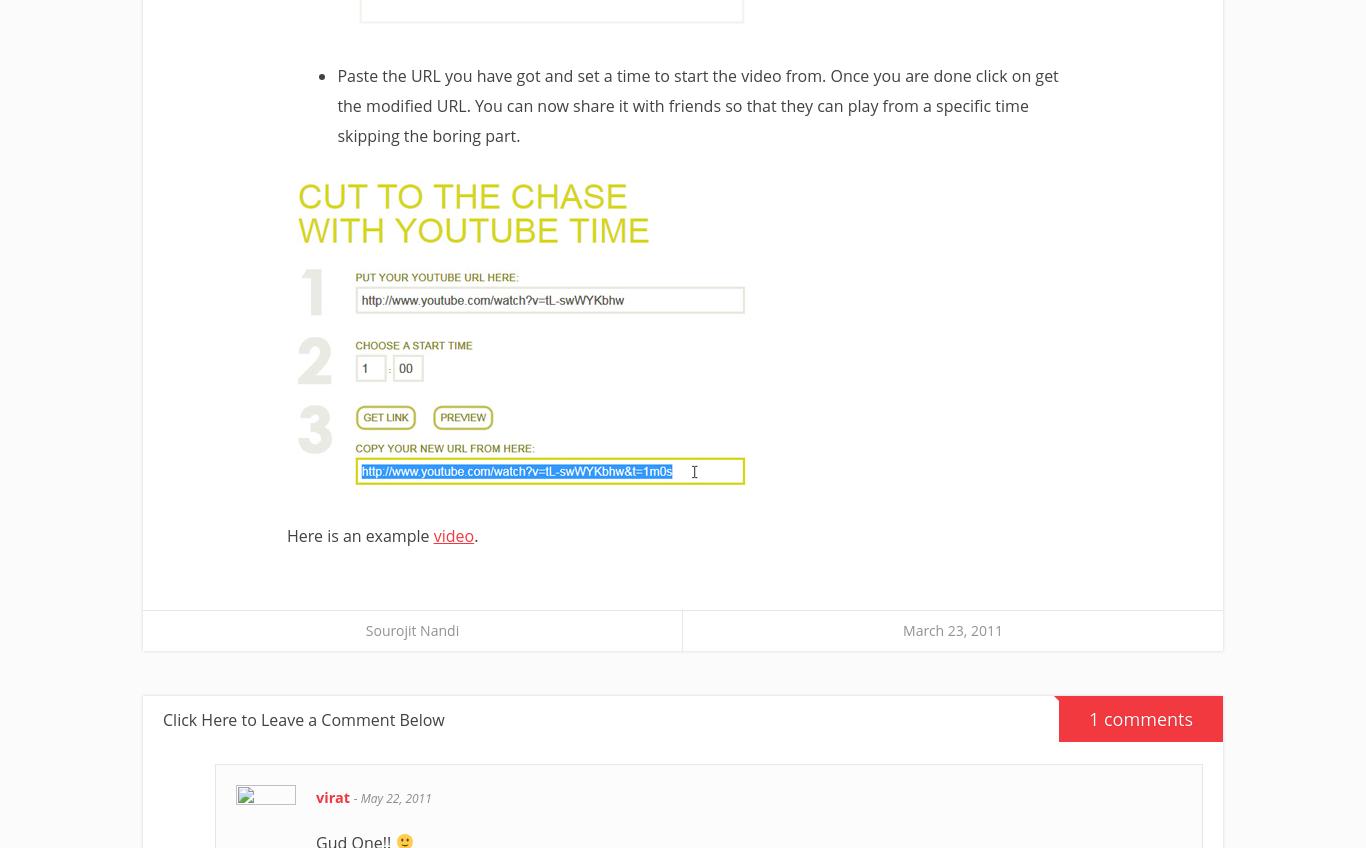 The height and width of the screenshot is (848, 1366). Describe the element at coordinates (334, 796) in the screenshot. I see `'virat'` at that location.